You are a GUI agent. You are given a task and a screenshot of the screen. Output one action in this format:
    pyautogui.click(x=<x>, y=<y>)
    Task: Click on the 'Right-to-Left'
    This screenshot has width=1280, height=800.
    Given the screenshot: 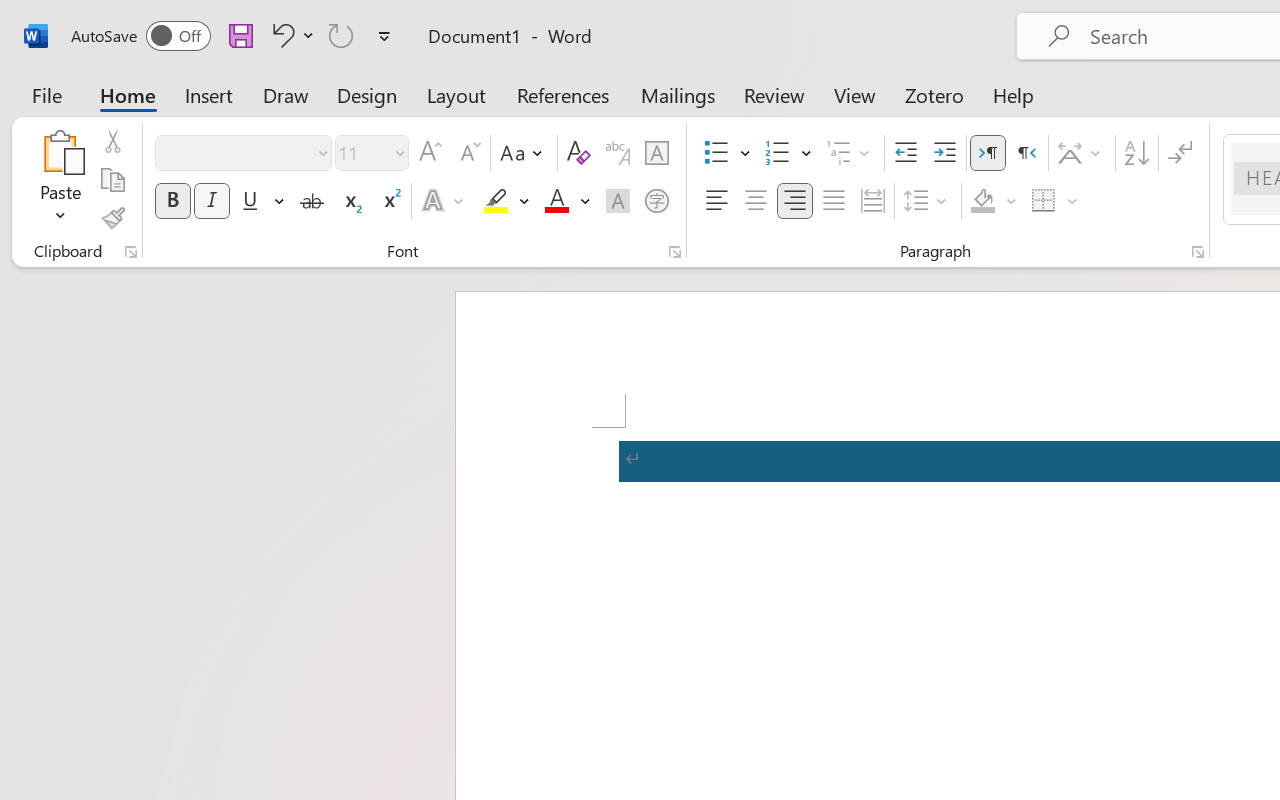 What is the action you would take?
    pyautogui.click(x=1026, y=153)
    